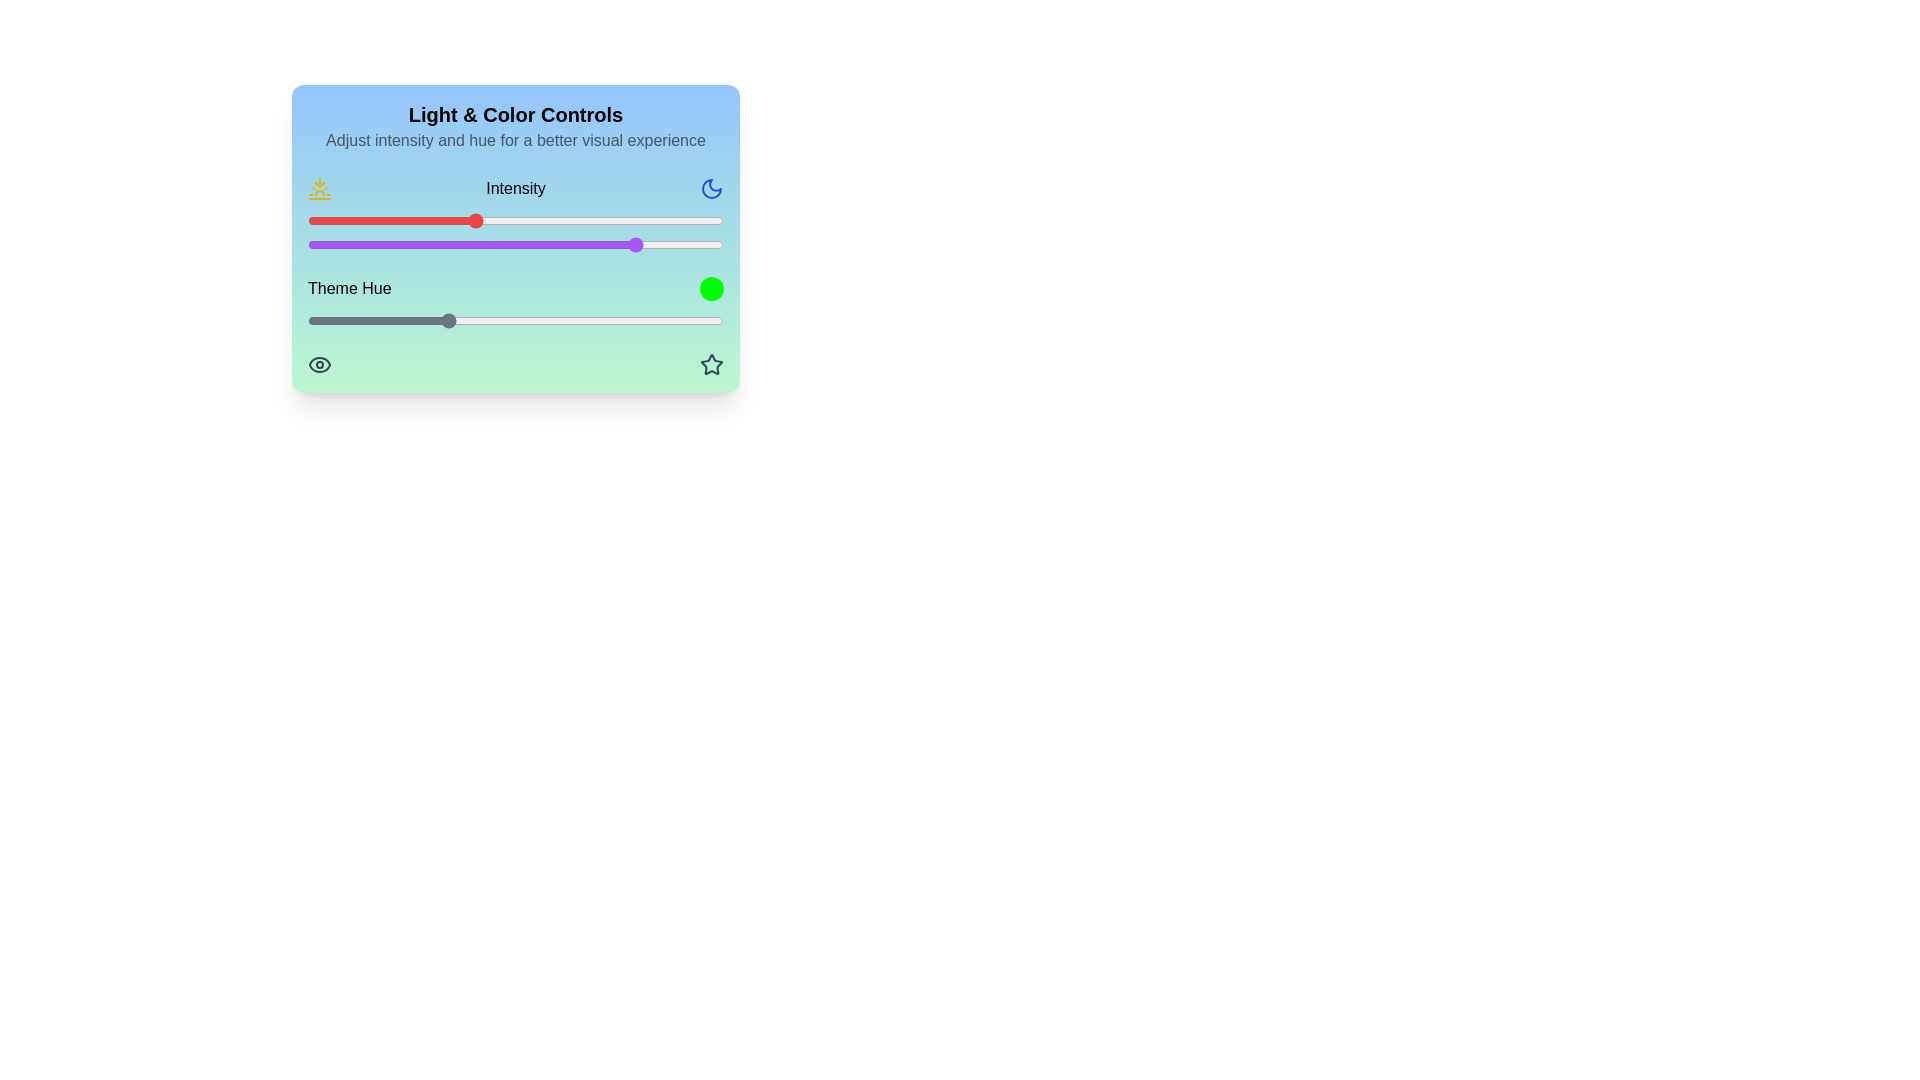 This screenshot has width=1920, height=1080. I want to click on the bottom-most segment of the 'Light & Color Controls' panel, which serves as a footer or control section, so click(515, 365).